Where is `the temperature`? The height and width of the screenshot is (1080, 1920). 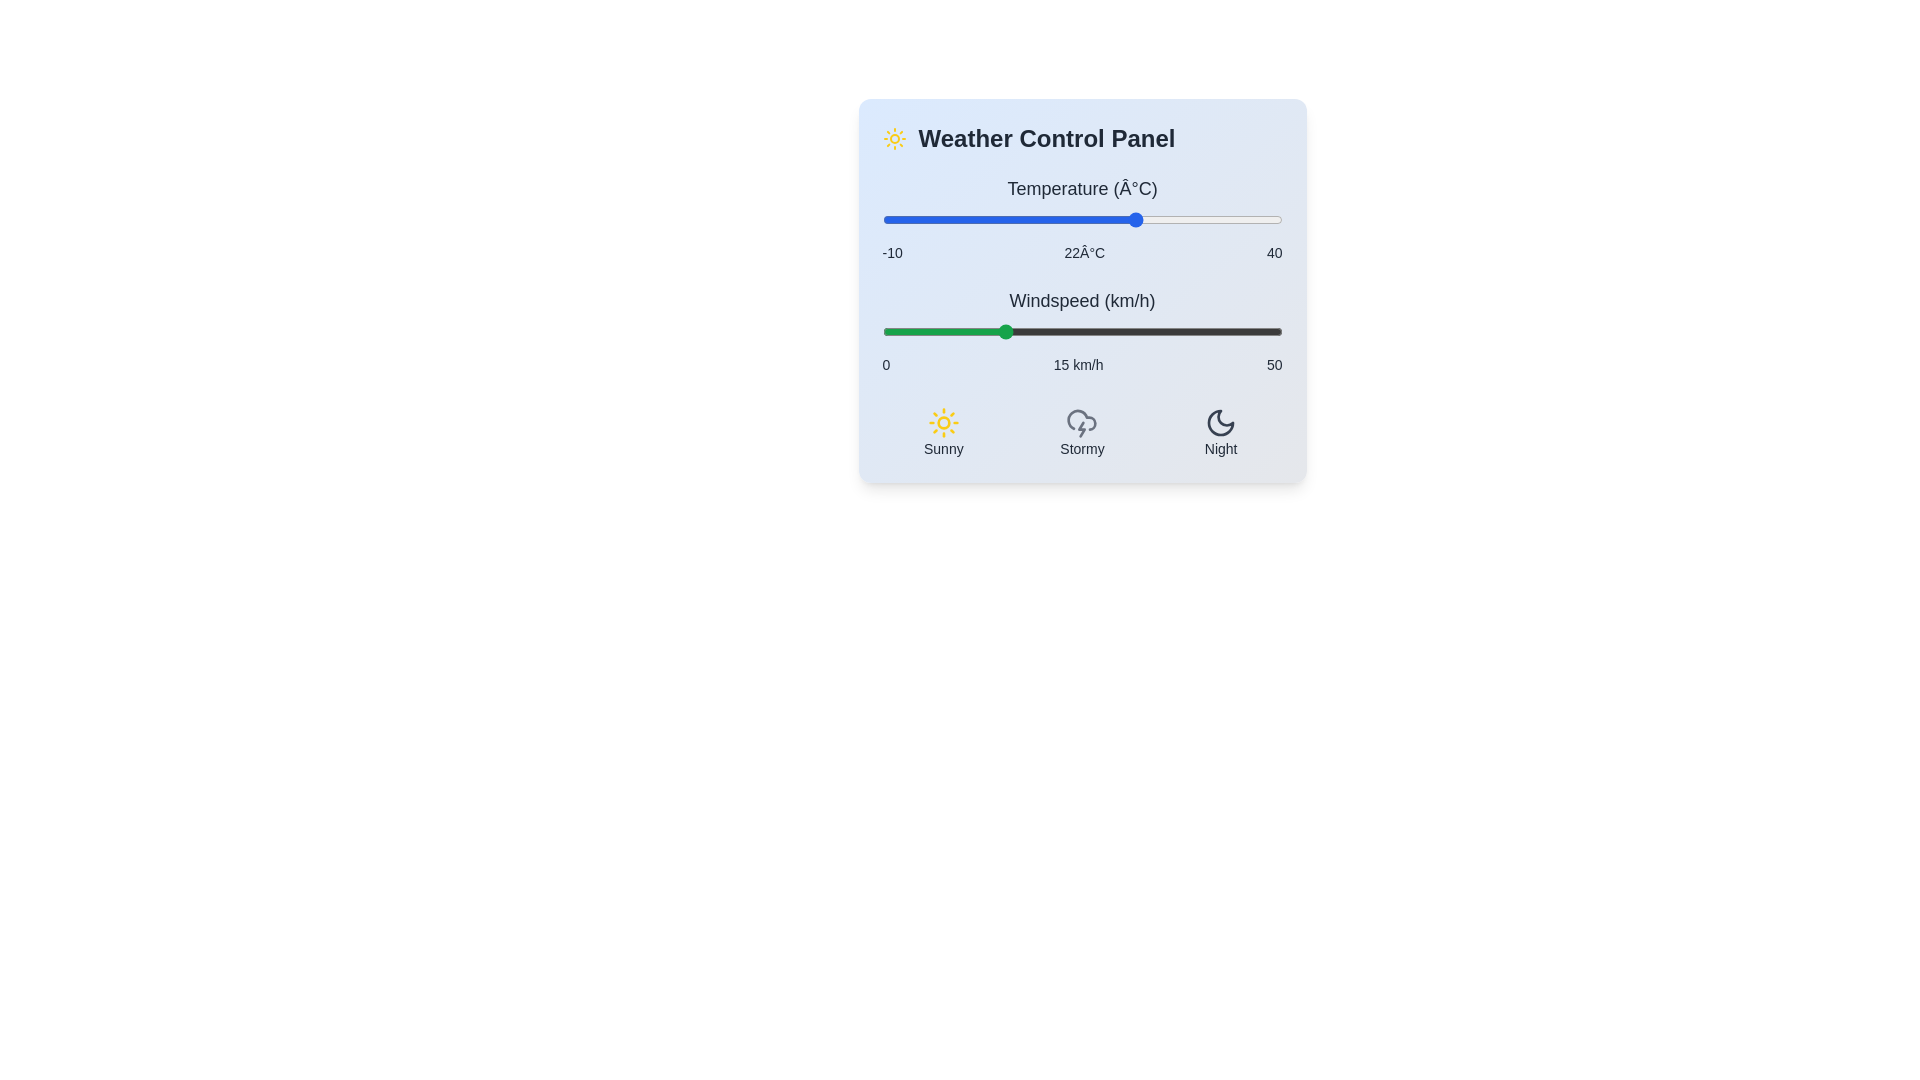 the temperature is located at coordinates (1162, 219).